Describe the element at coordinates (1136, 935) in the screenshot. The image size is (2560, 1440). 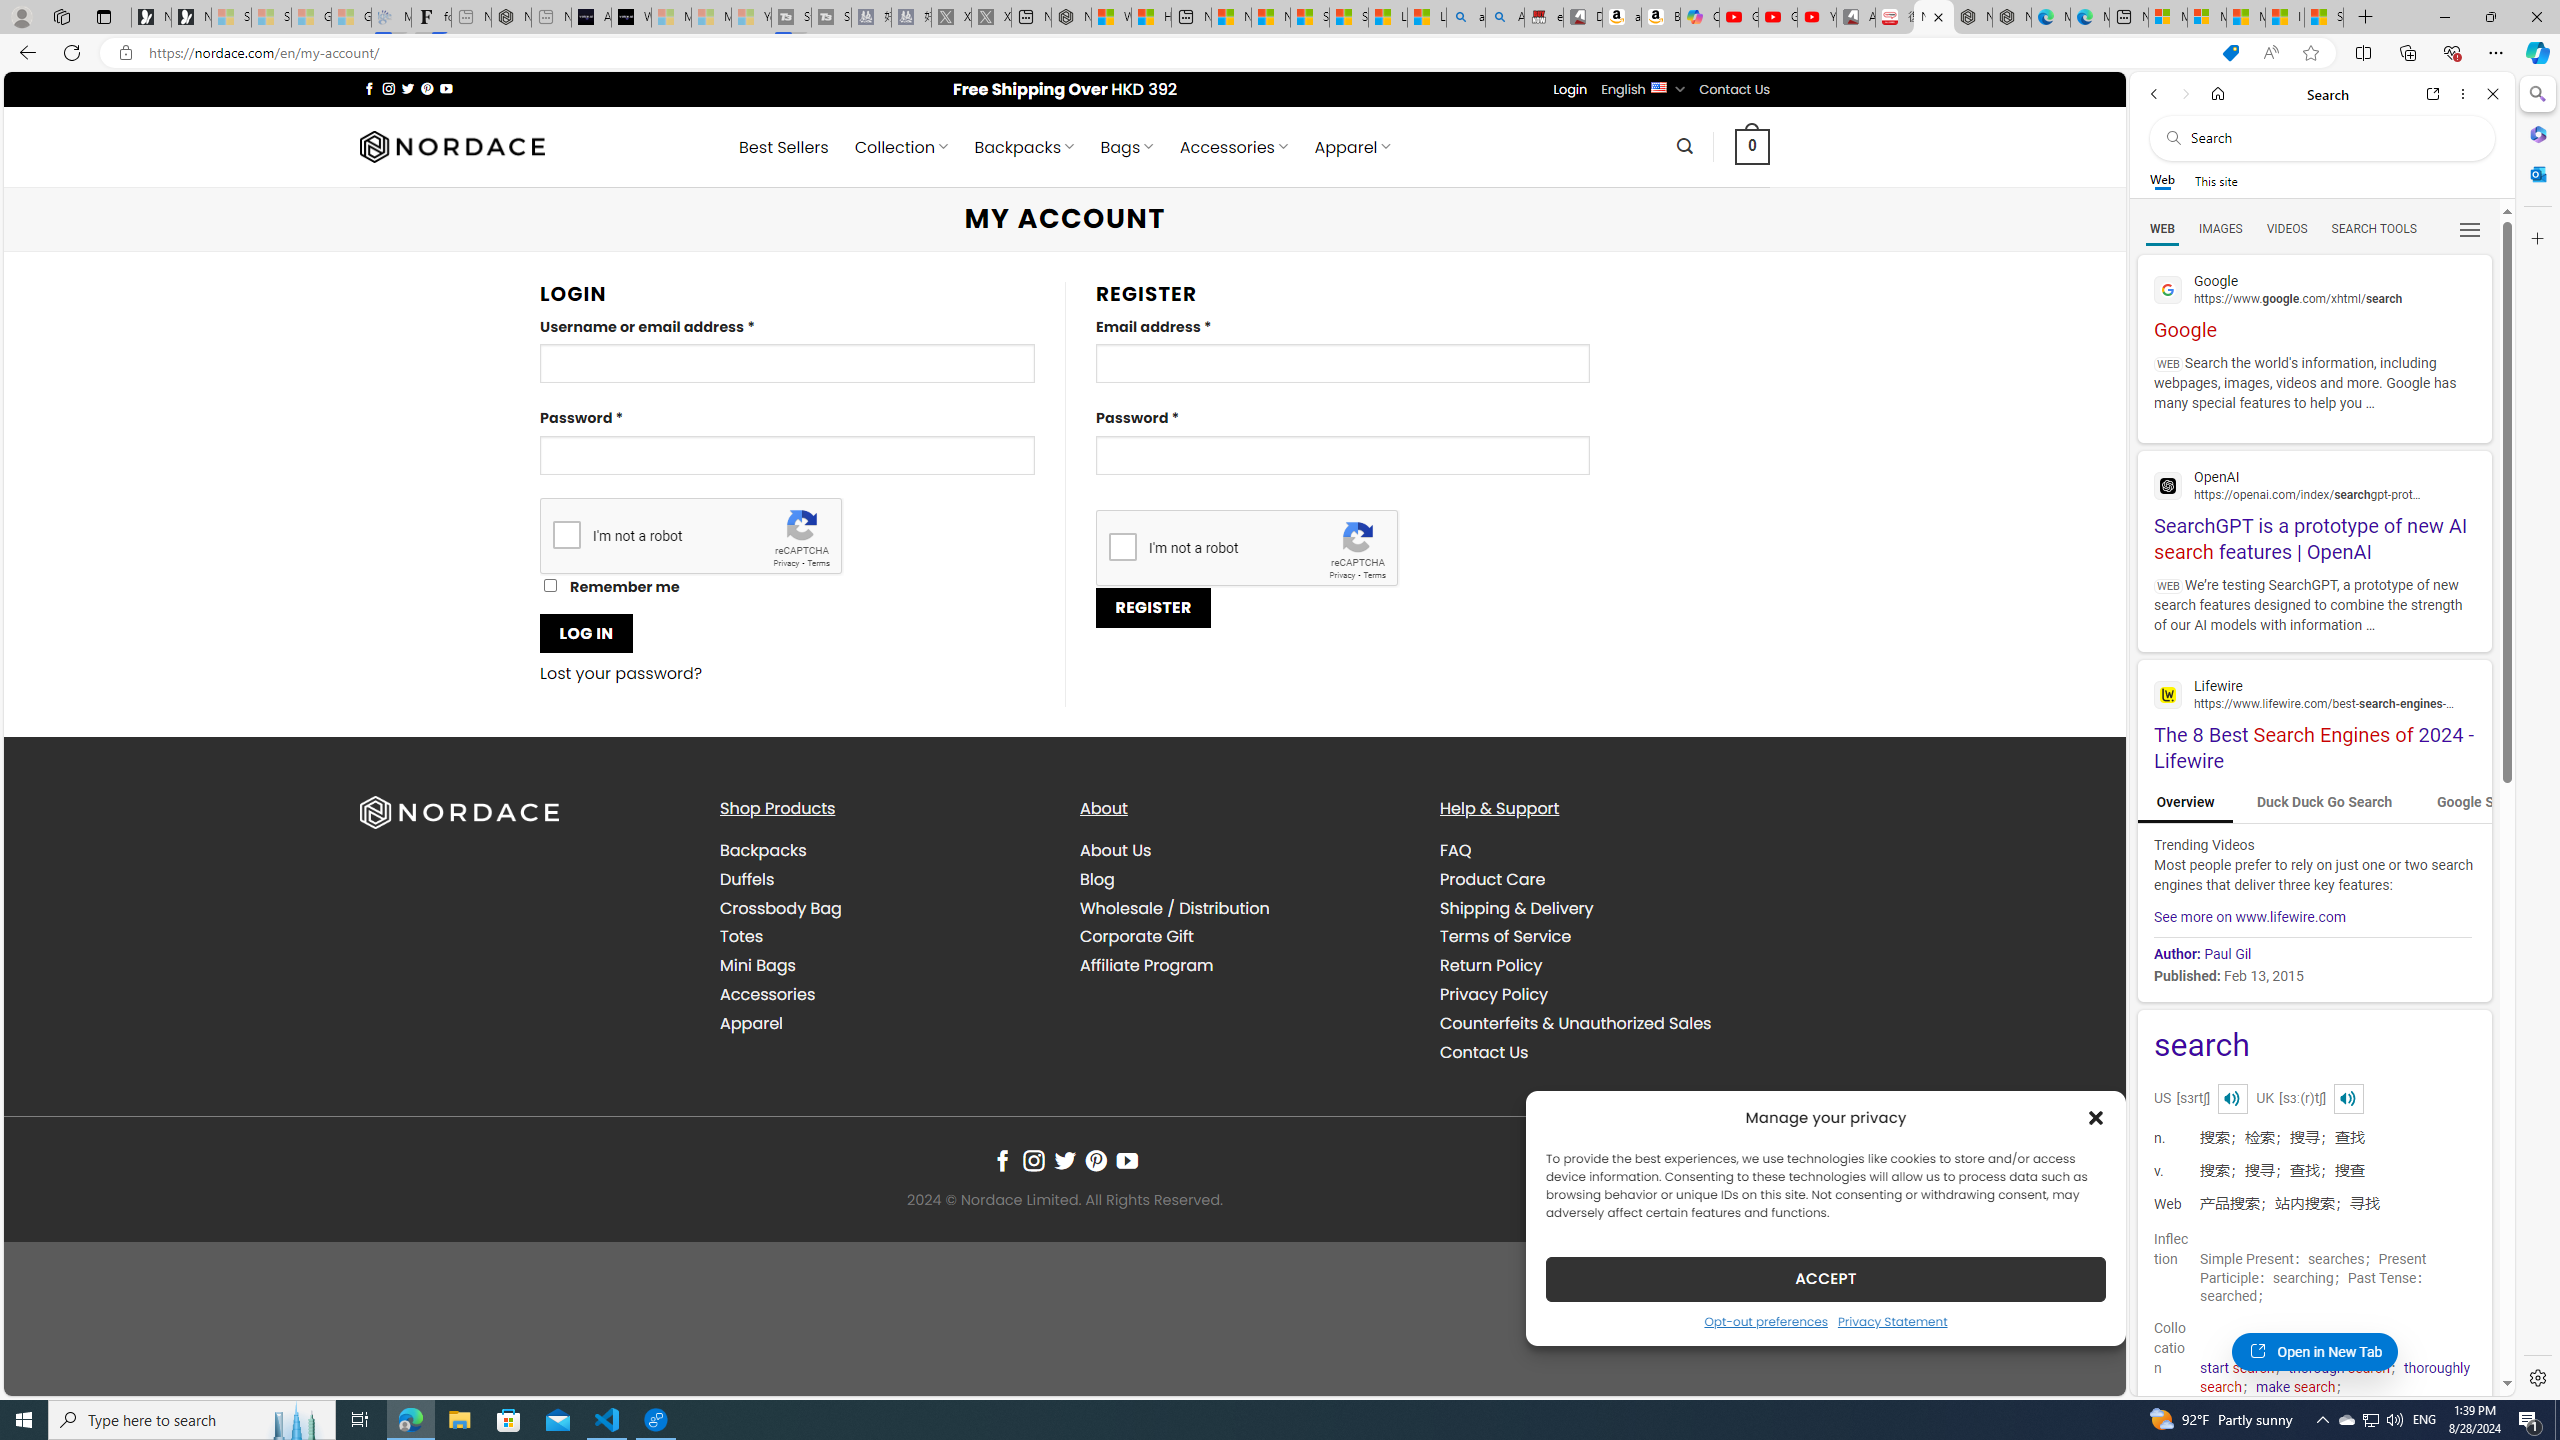
I see `'Corporate Gift'` at that location.